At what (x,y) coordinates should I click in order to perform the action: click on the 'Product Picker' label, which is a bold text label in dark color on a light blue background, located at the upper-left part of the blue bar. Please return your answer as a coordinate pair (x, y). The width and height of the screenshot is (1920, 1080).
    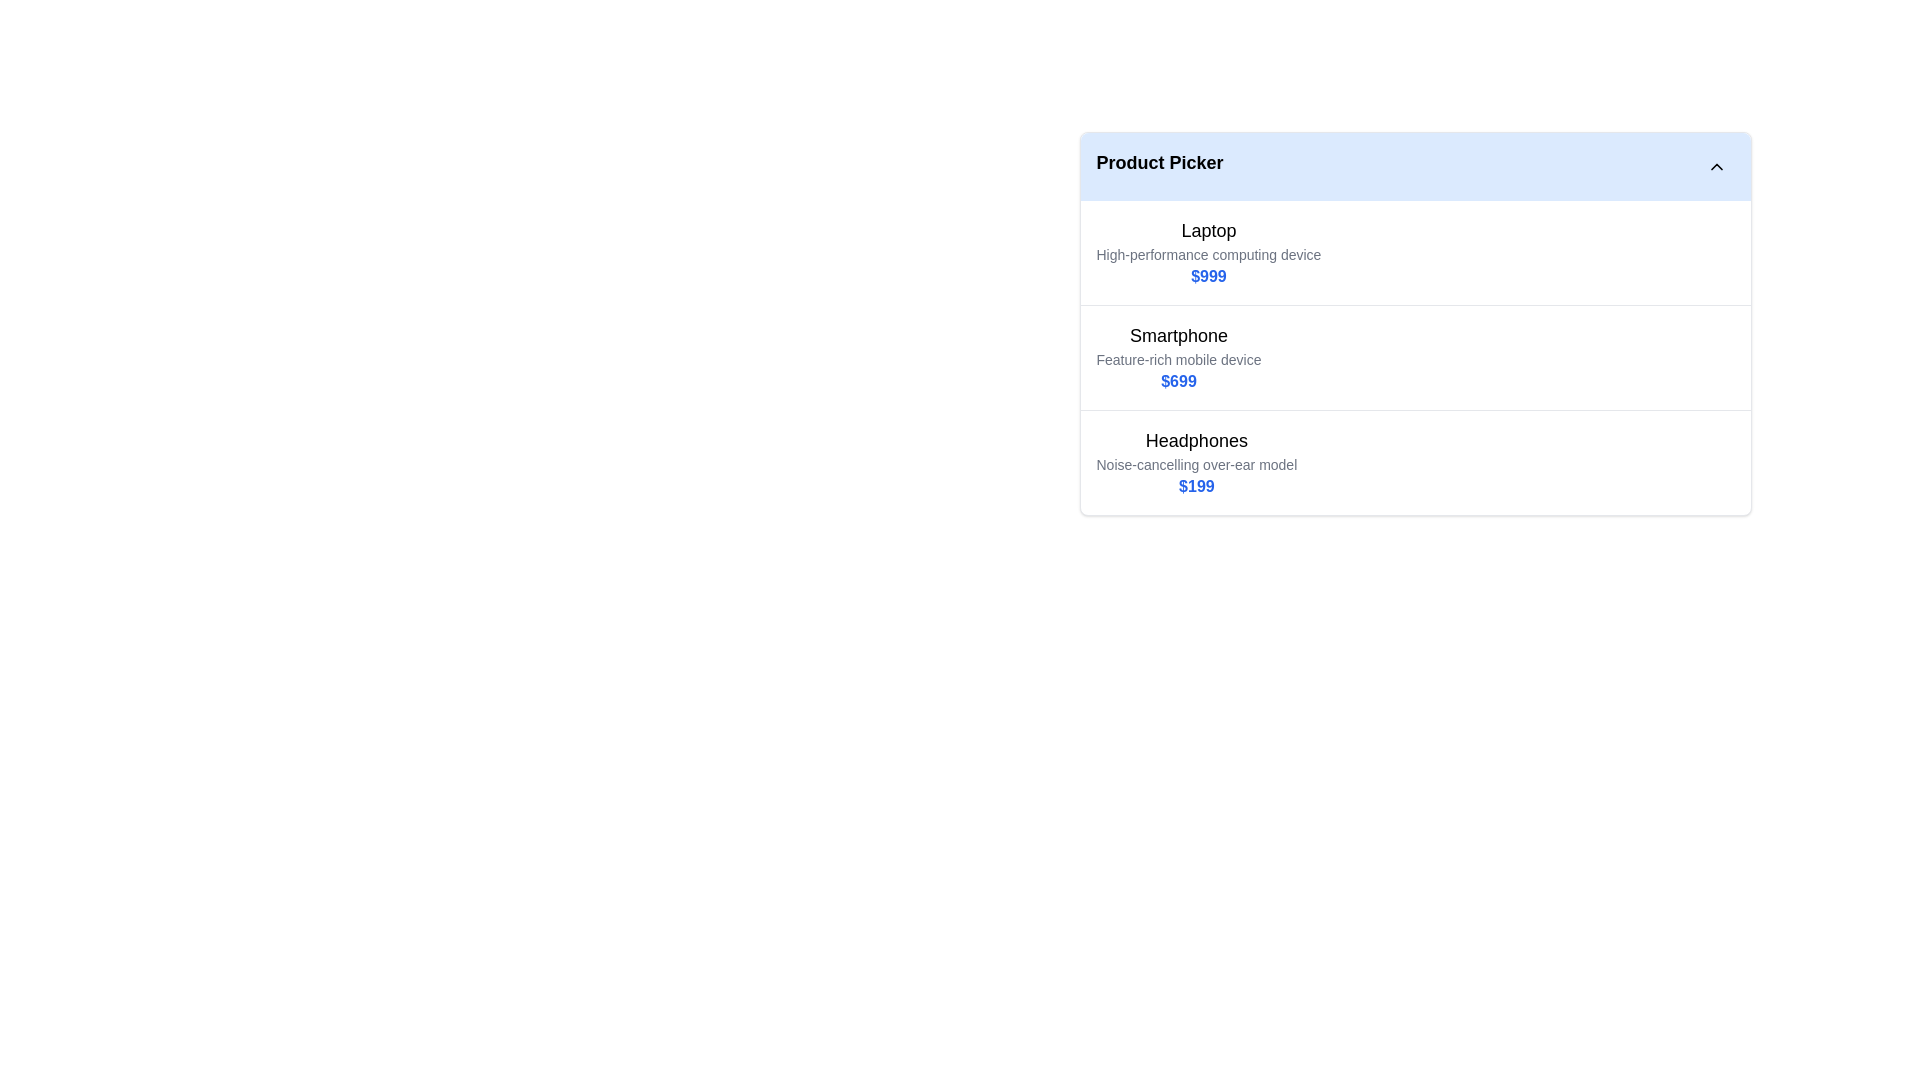
    Looking at the image, I should click on (1160, 165).